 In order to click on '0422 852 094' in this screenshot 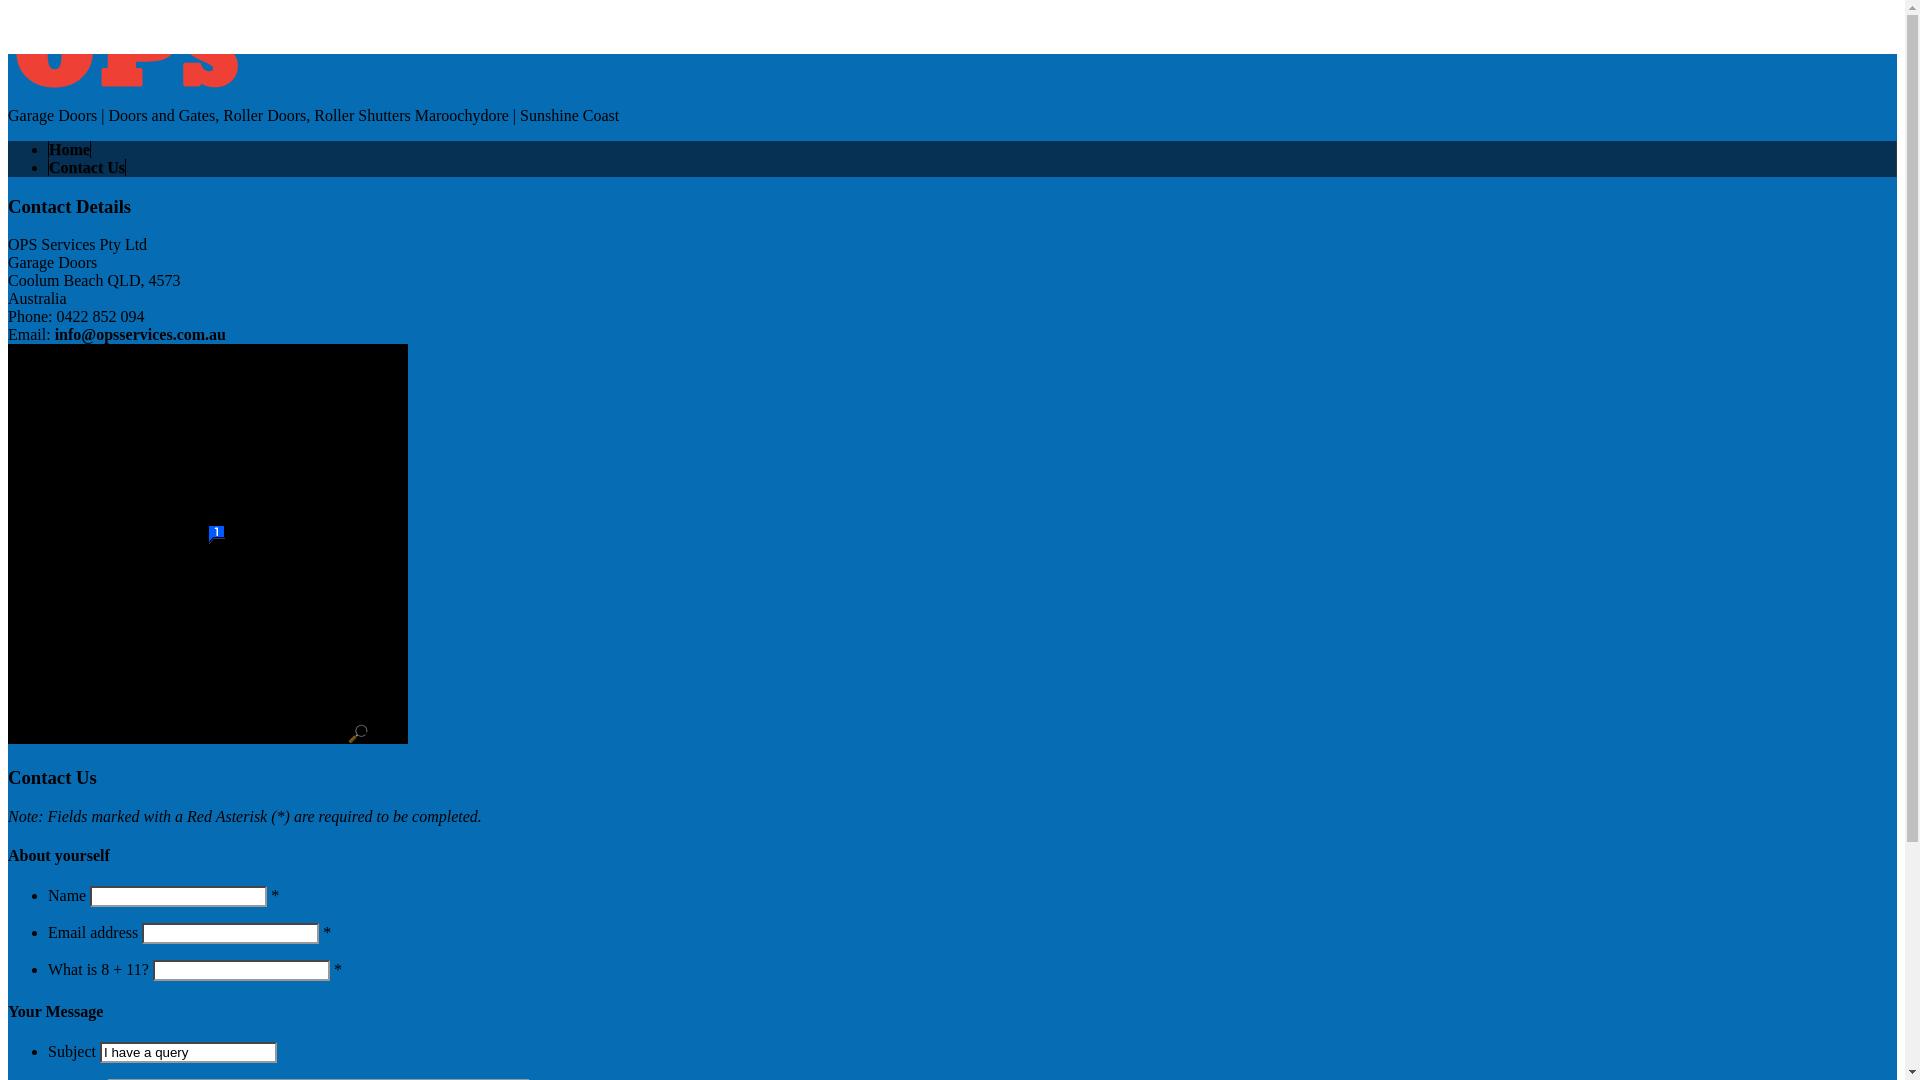, I will do `click(52, 16)`.